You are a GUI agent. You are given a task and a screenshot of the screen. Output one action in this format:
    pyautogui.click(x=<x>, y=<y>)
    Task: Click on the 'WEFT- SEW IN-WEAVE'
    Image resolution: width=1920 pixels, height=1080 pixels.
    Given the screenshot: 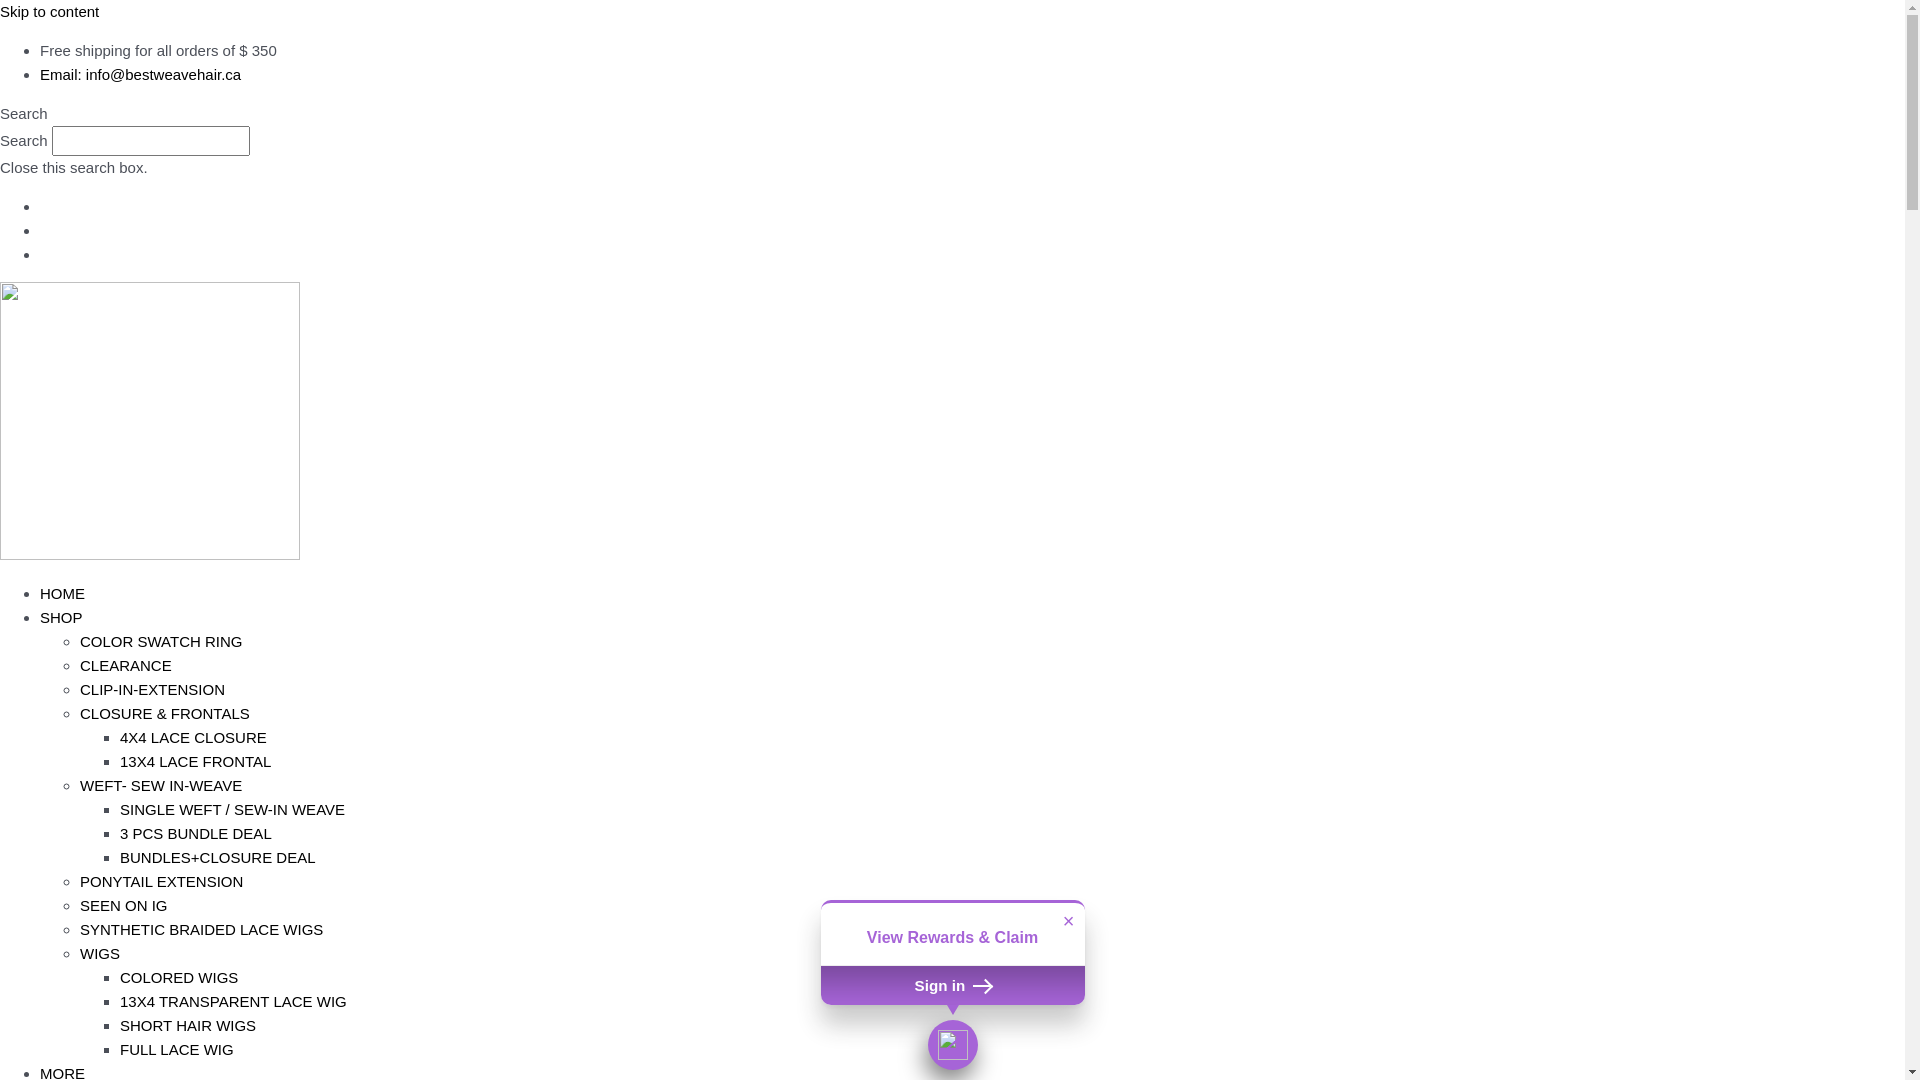 What is the action you would take?
    pyautogui.click(x=161, y=784)
    